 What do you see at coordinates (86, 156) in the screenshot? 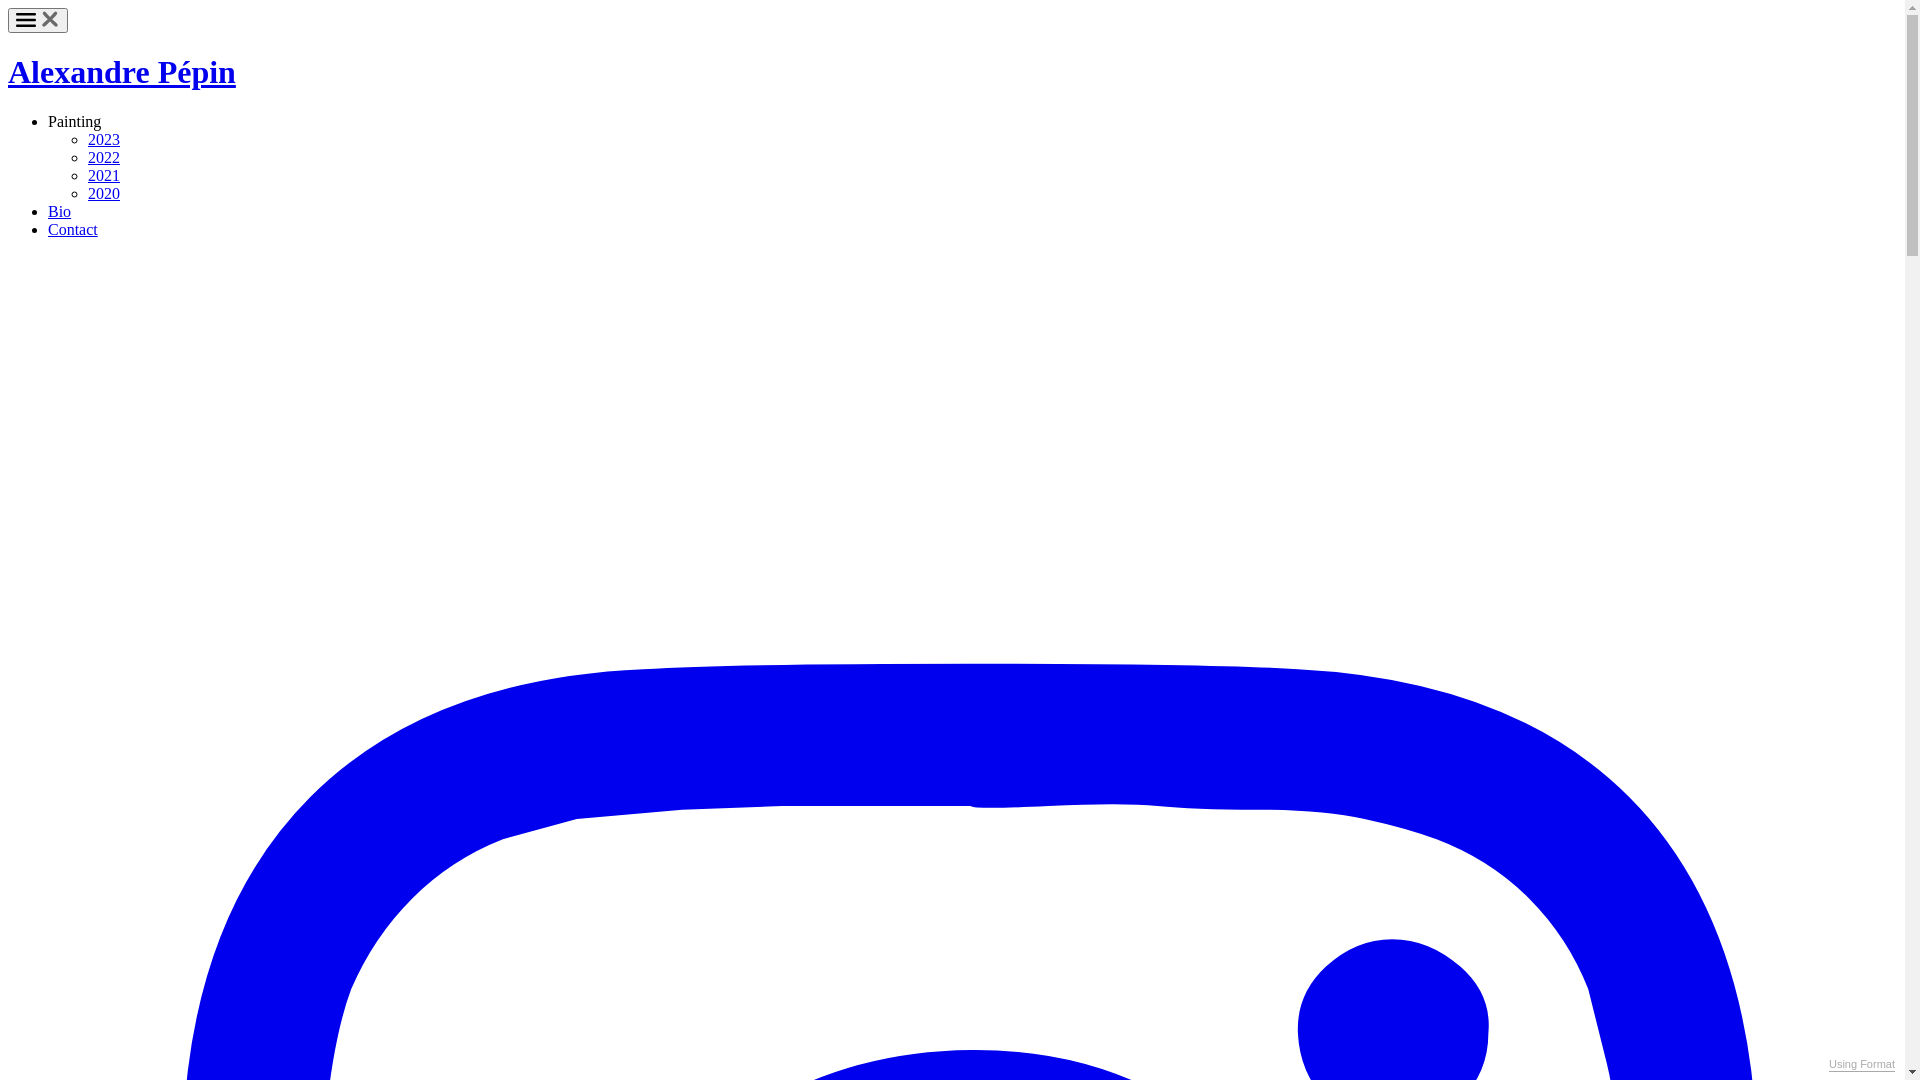
I see `'2022'` at bounding box center [86, 156].